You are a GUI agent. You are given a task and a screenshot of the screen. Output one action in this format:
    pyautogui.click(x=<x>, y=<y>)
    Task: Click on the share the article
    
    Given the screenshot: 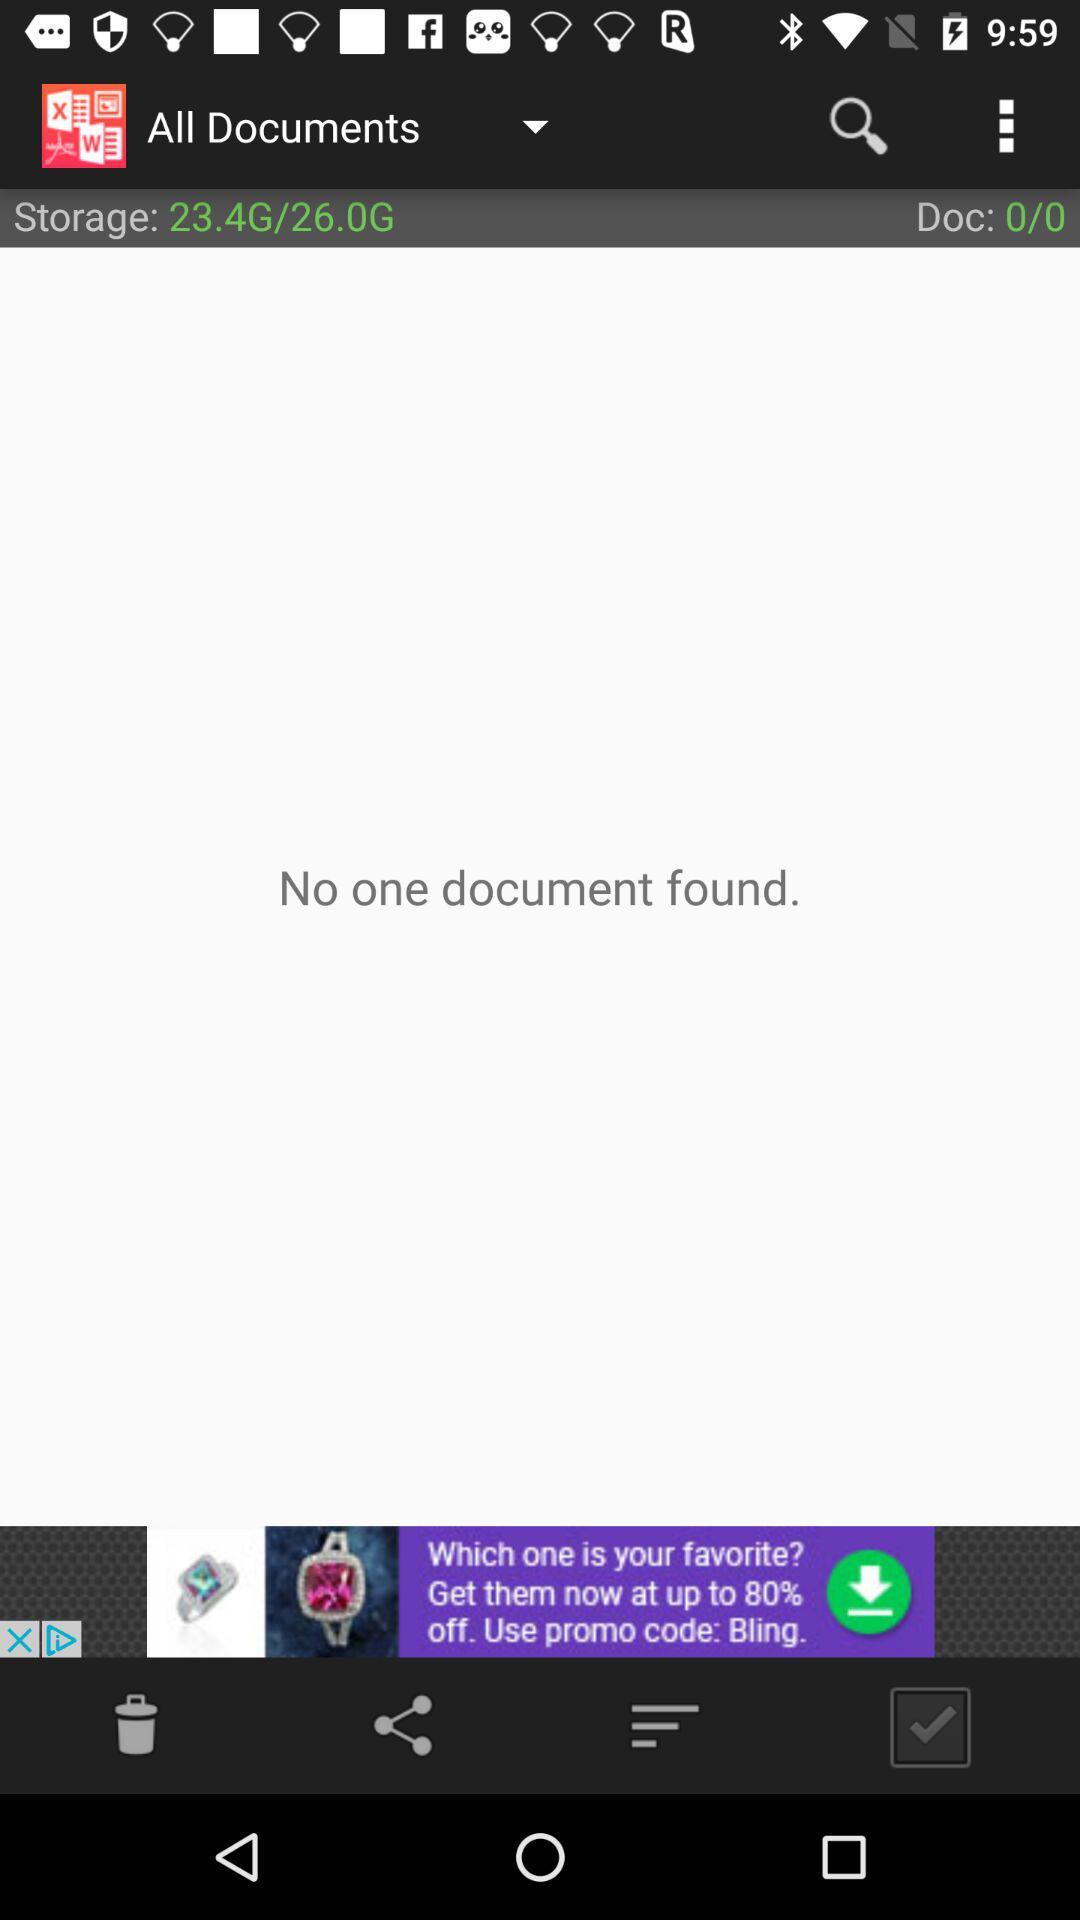 What is the action you would take?
    pyautogui.click(x=406, y=1724)
    